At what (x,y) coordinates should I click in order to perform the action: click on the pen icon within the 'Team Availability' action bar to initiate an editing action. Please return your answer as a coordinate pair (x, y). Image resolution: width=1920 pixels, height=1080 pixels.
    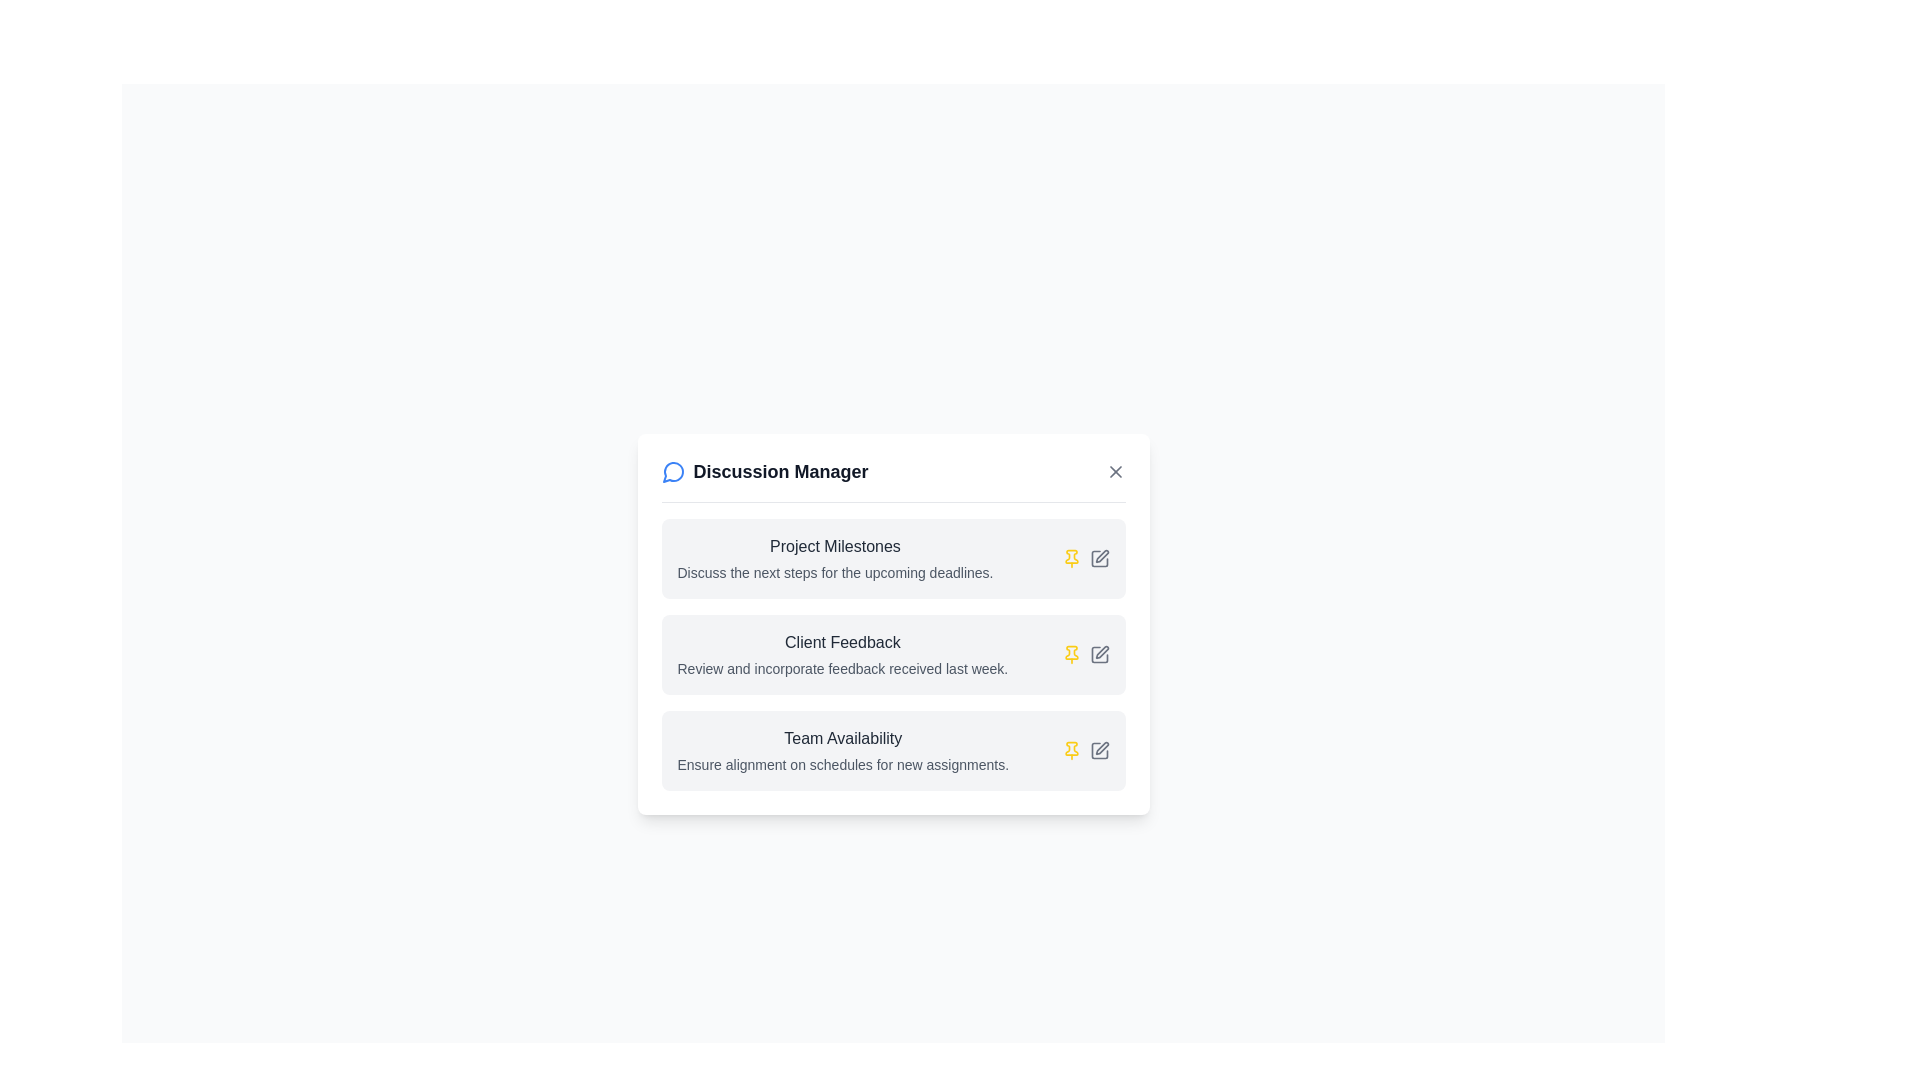
    Looking at the image, I should click on (1098, 750).